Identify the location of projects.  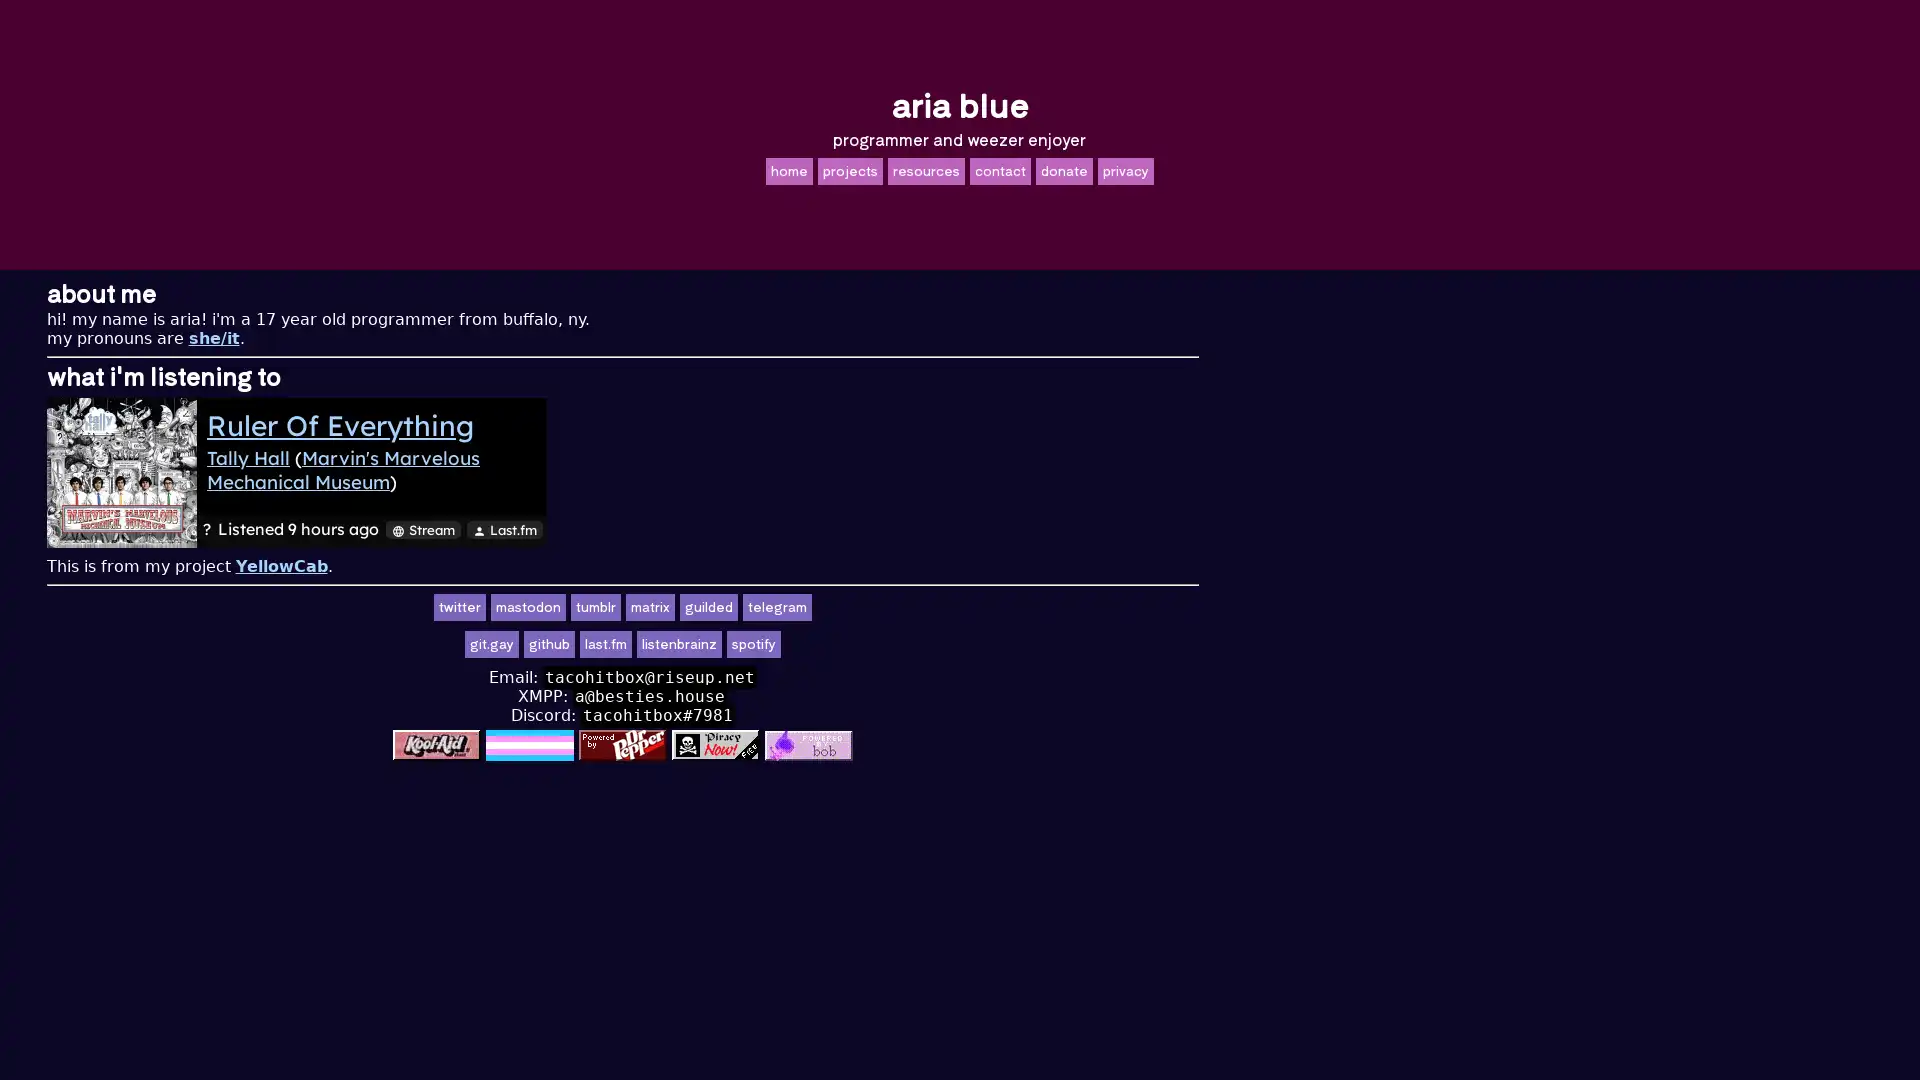
(849, 169).